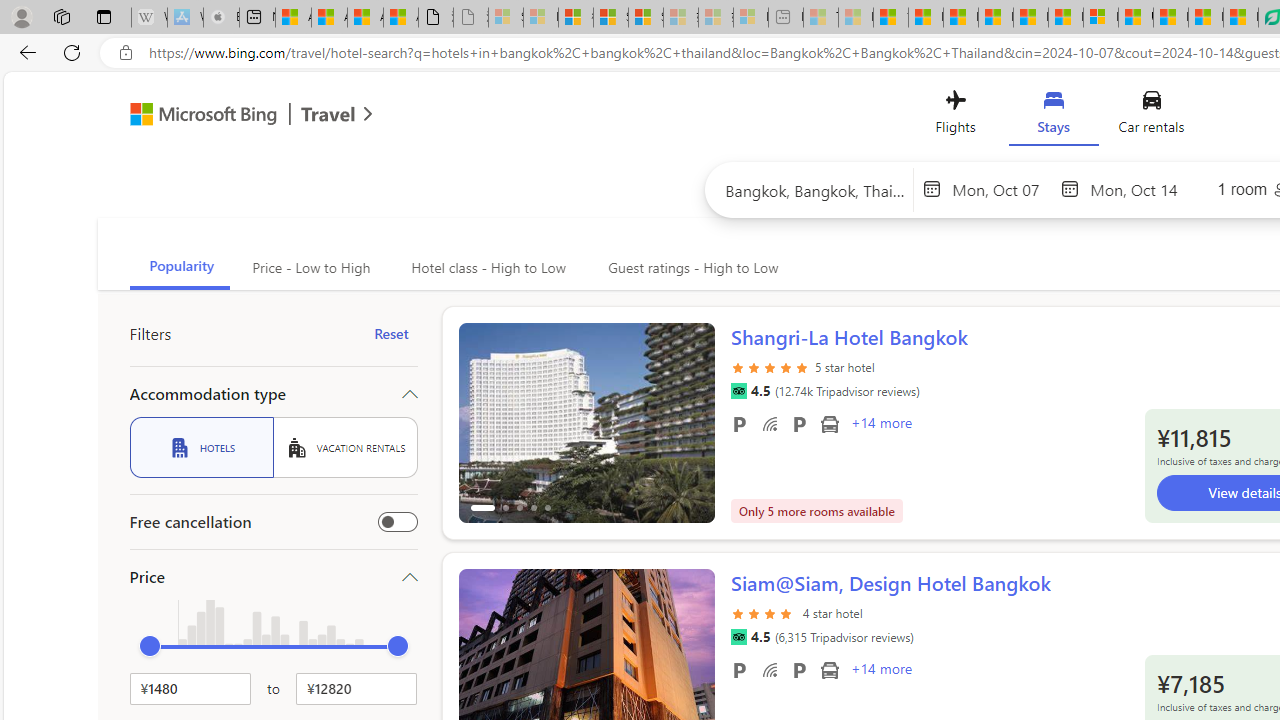 The width and height of the screenshot is (1280, 720). I want to click on 'Stays', so click(1053, 117).